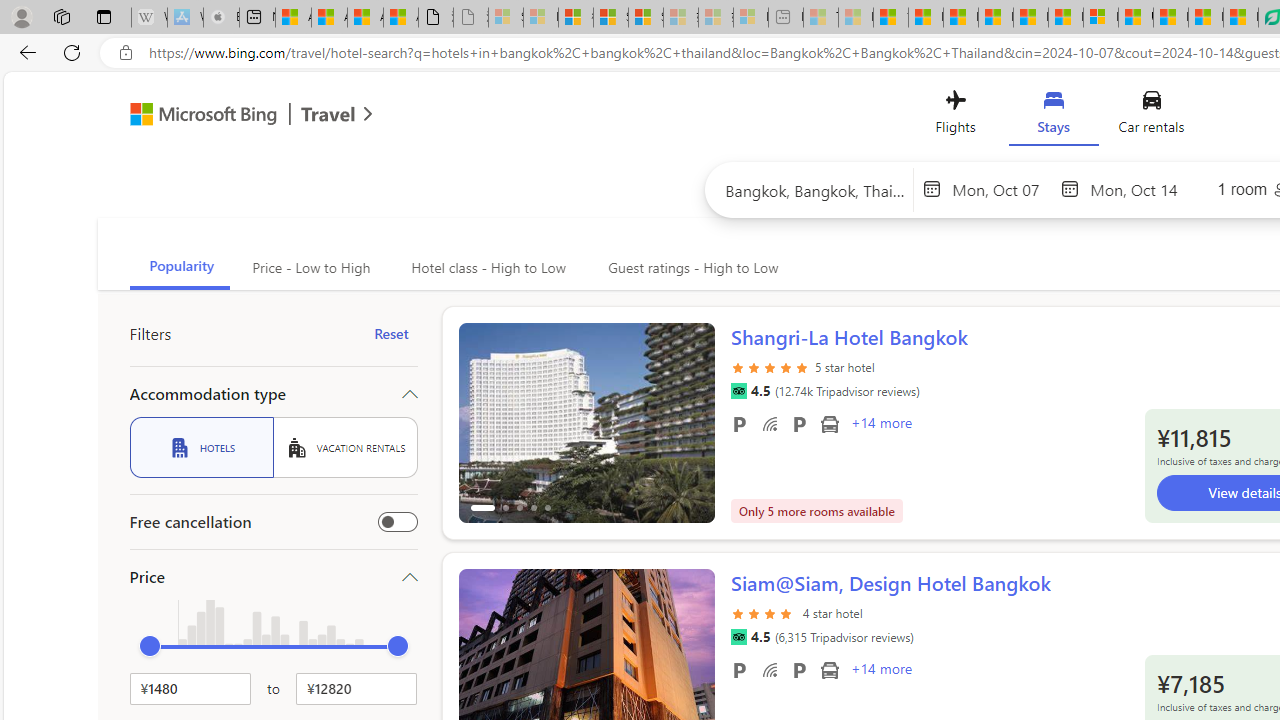 The width and height of the screenshot is (1280, 720). I want to click on 'Stays', so click(1053, 117).